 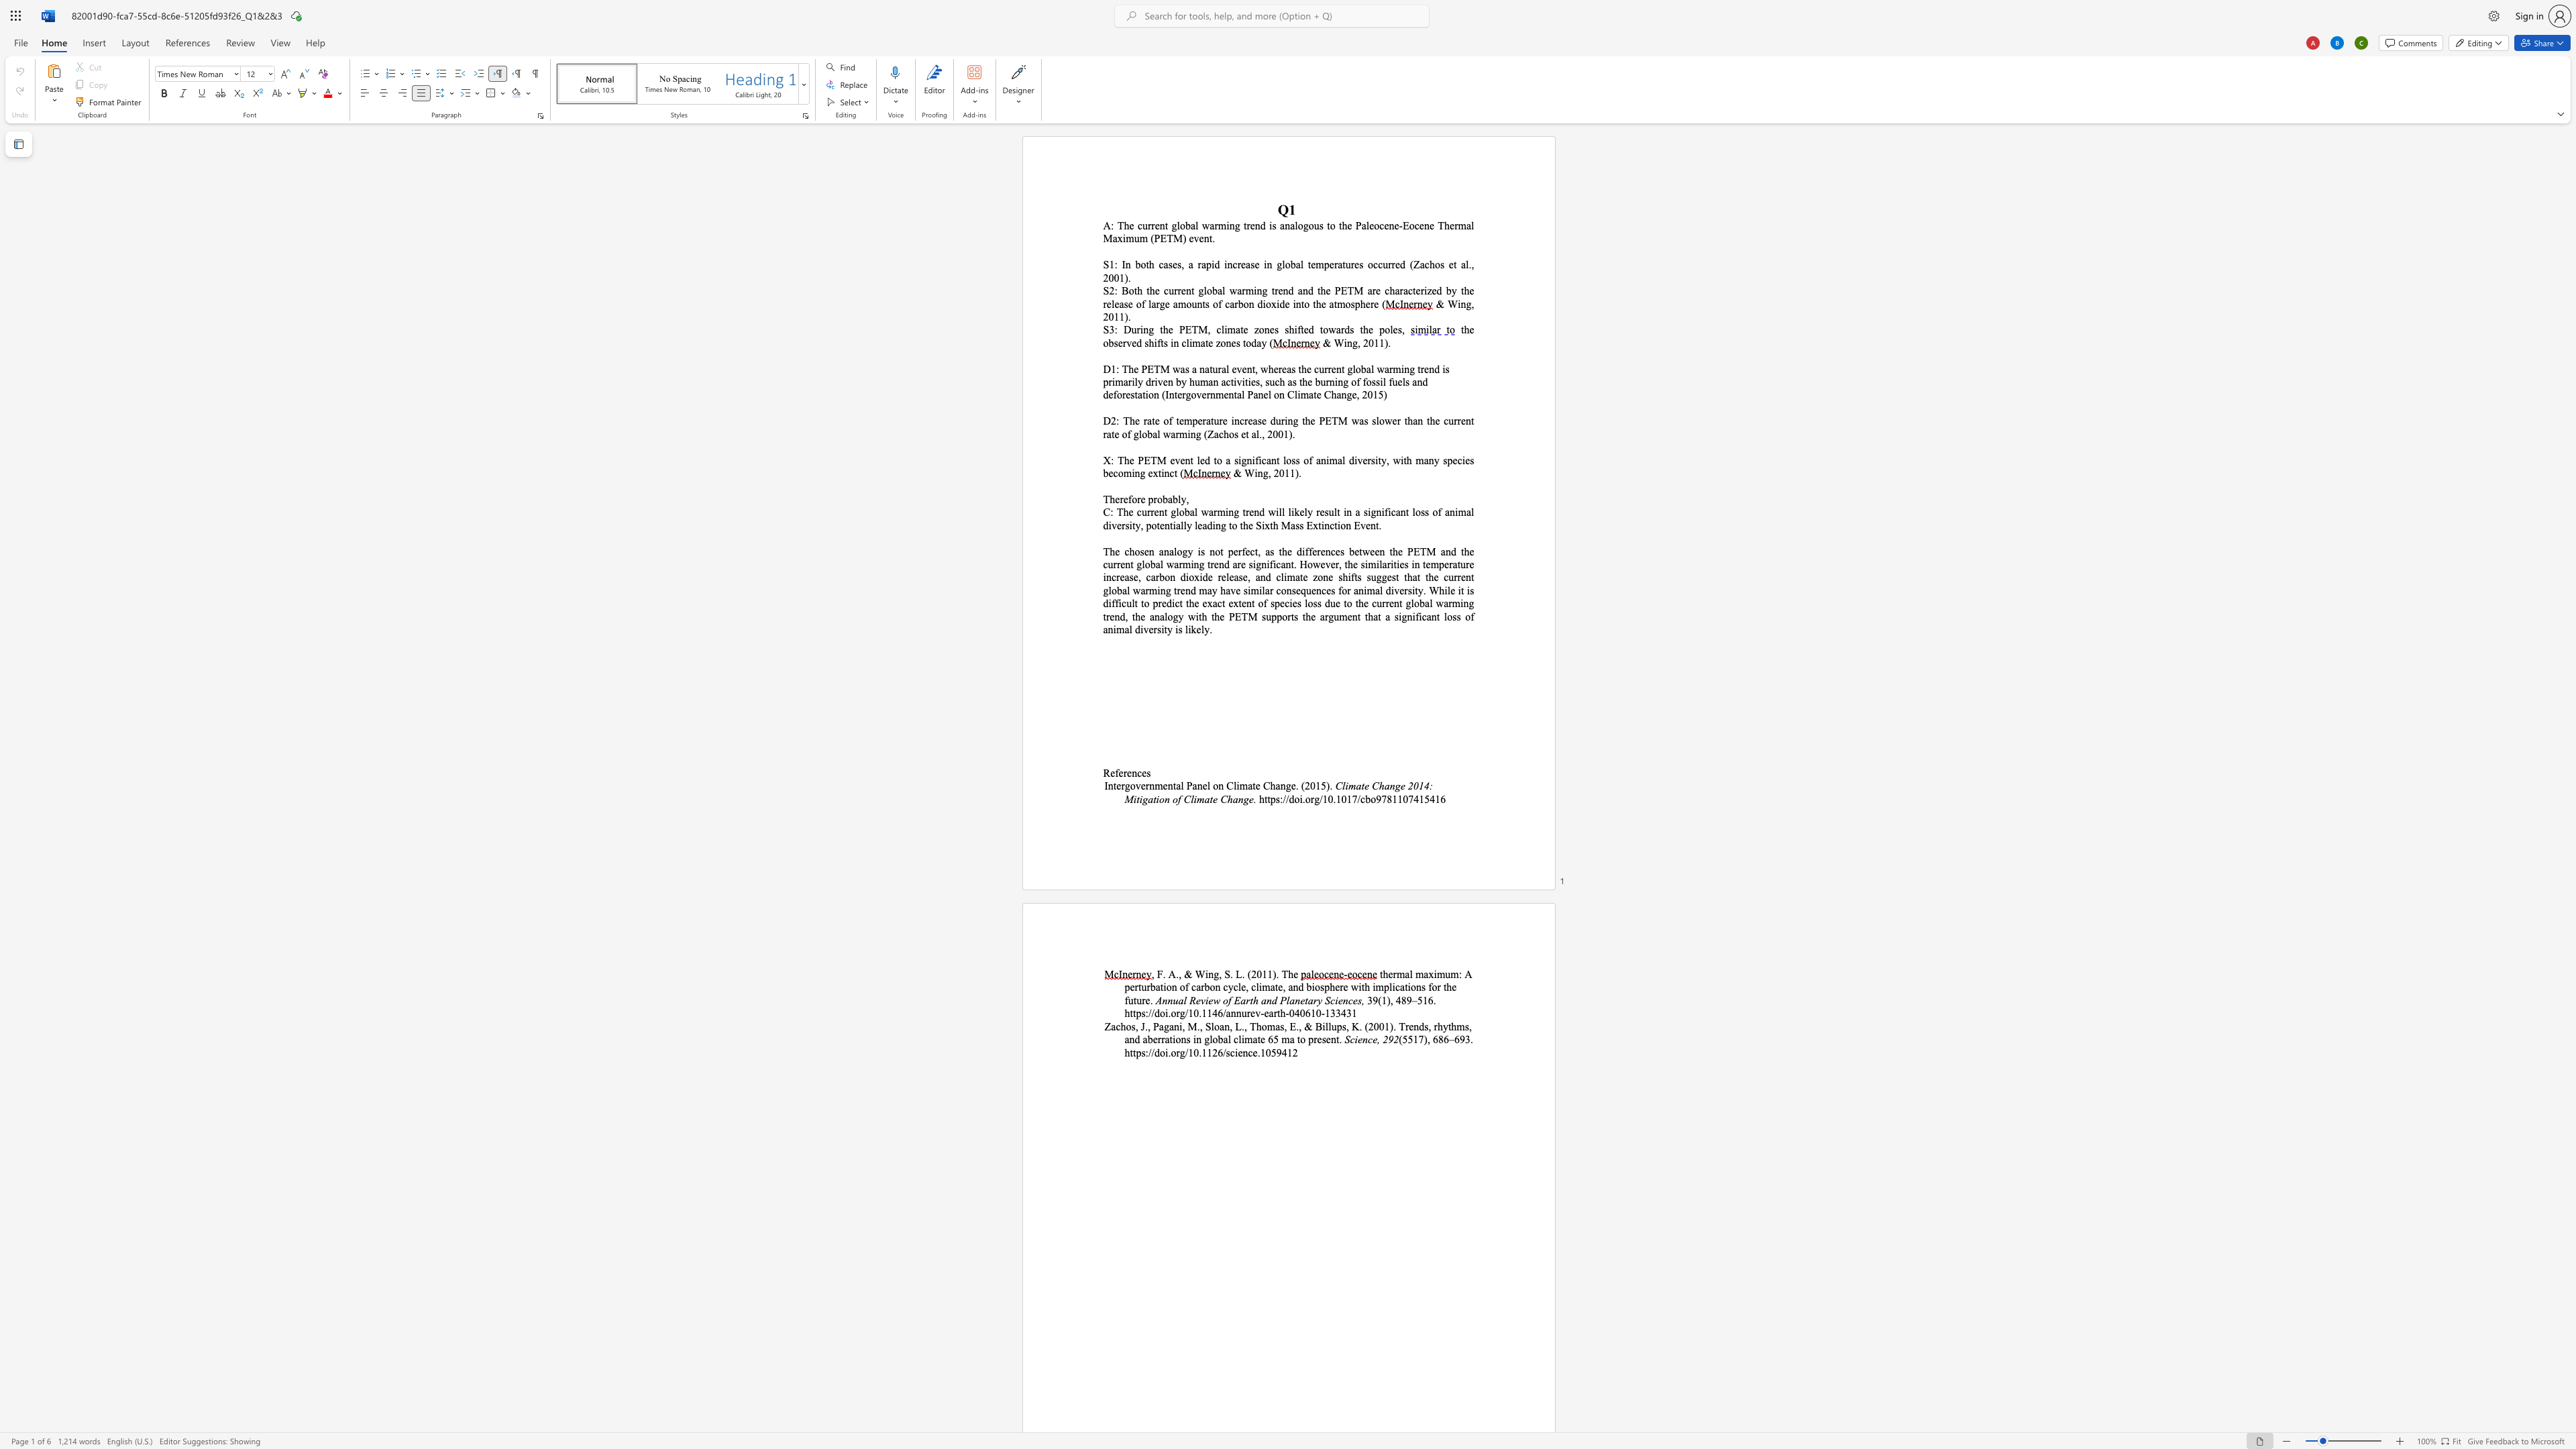 What do you see at coordinates (1149, 564) in the screenshot?
I see `the space between the continuous character "o" and "b" in the text` at bounding box center [1149, 564].